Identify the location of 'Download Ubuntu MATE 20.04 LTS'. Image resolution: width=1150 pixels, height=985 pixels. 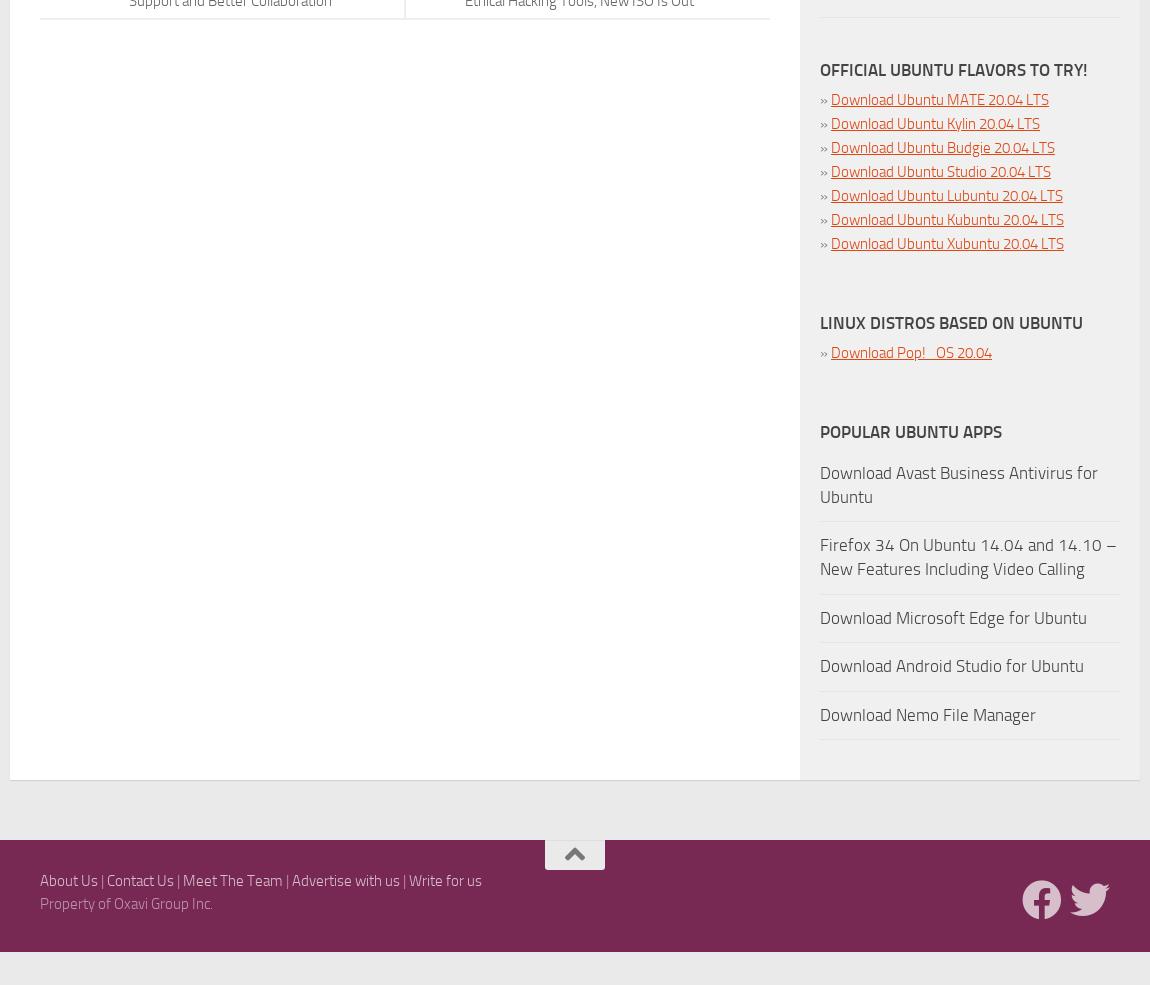
(940, 98).